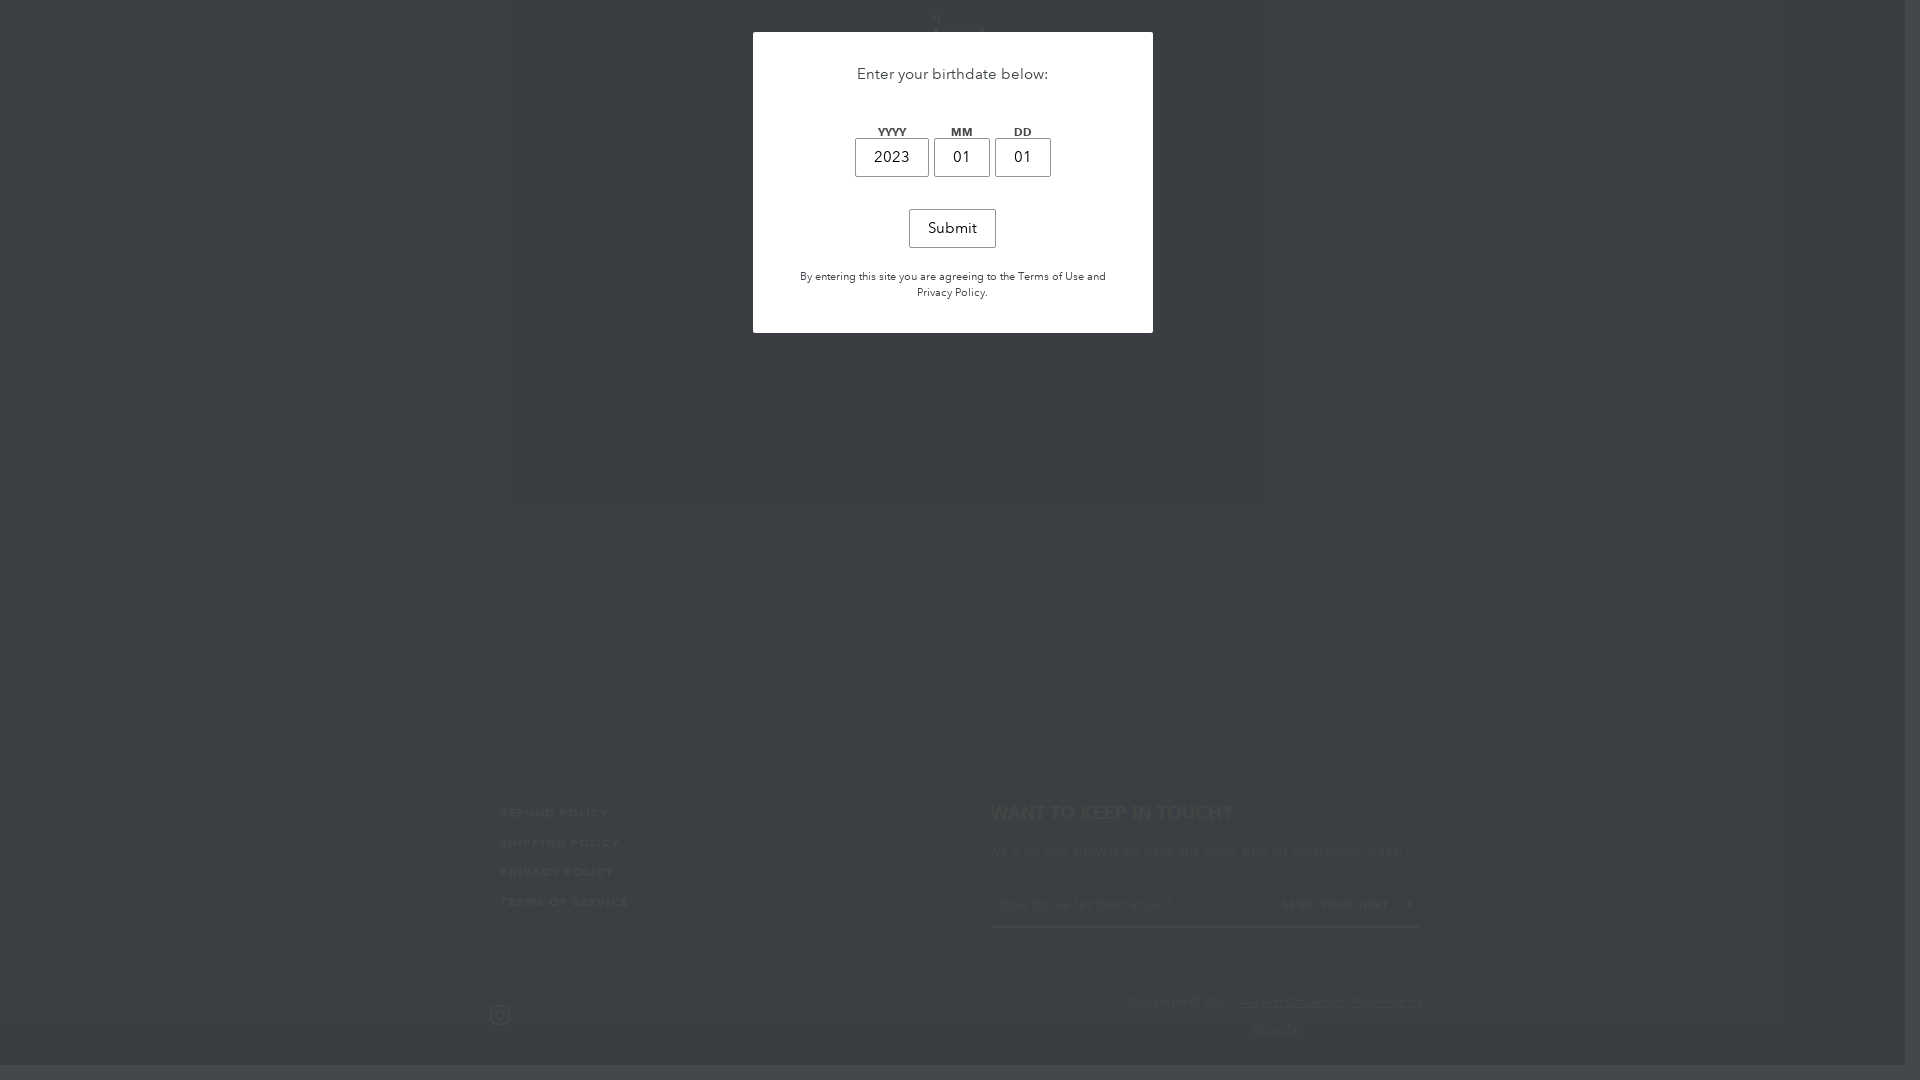 The image size is (1920, 1080). Describe the element at coordinates (489, 1013) in the screenshot. I see `'Instagram'` at that location.